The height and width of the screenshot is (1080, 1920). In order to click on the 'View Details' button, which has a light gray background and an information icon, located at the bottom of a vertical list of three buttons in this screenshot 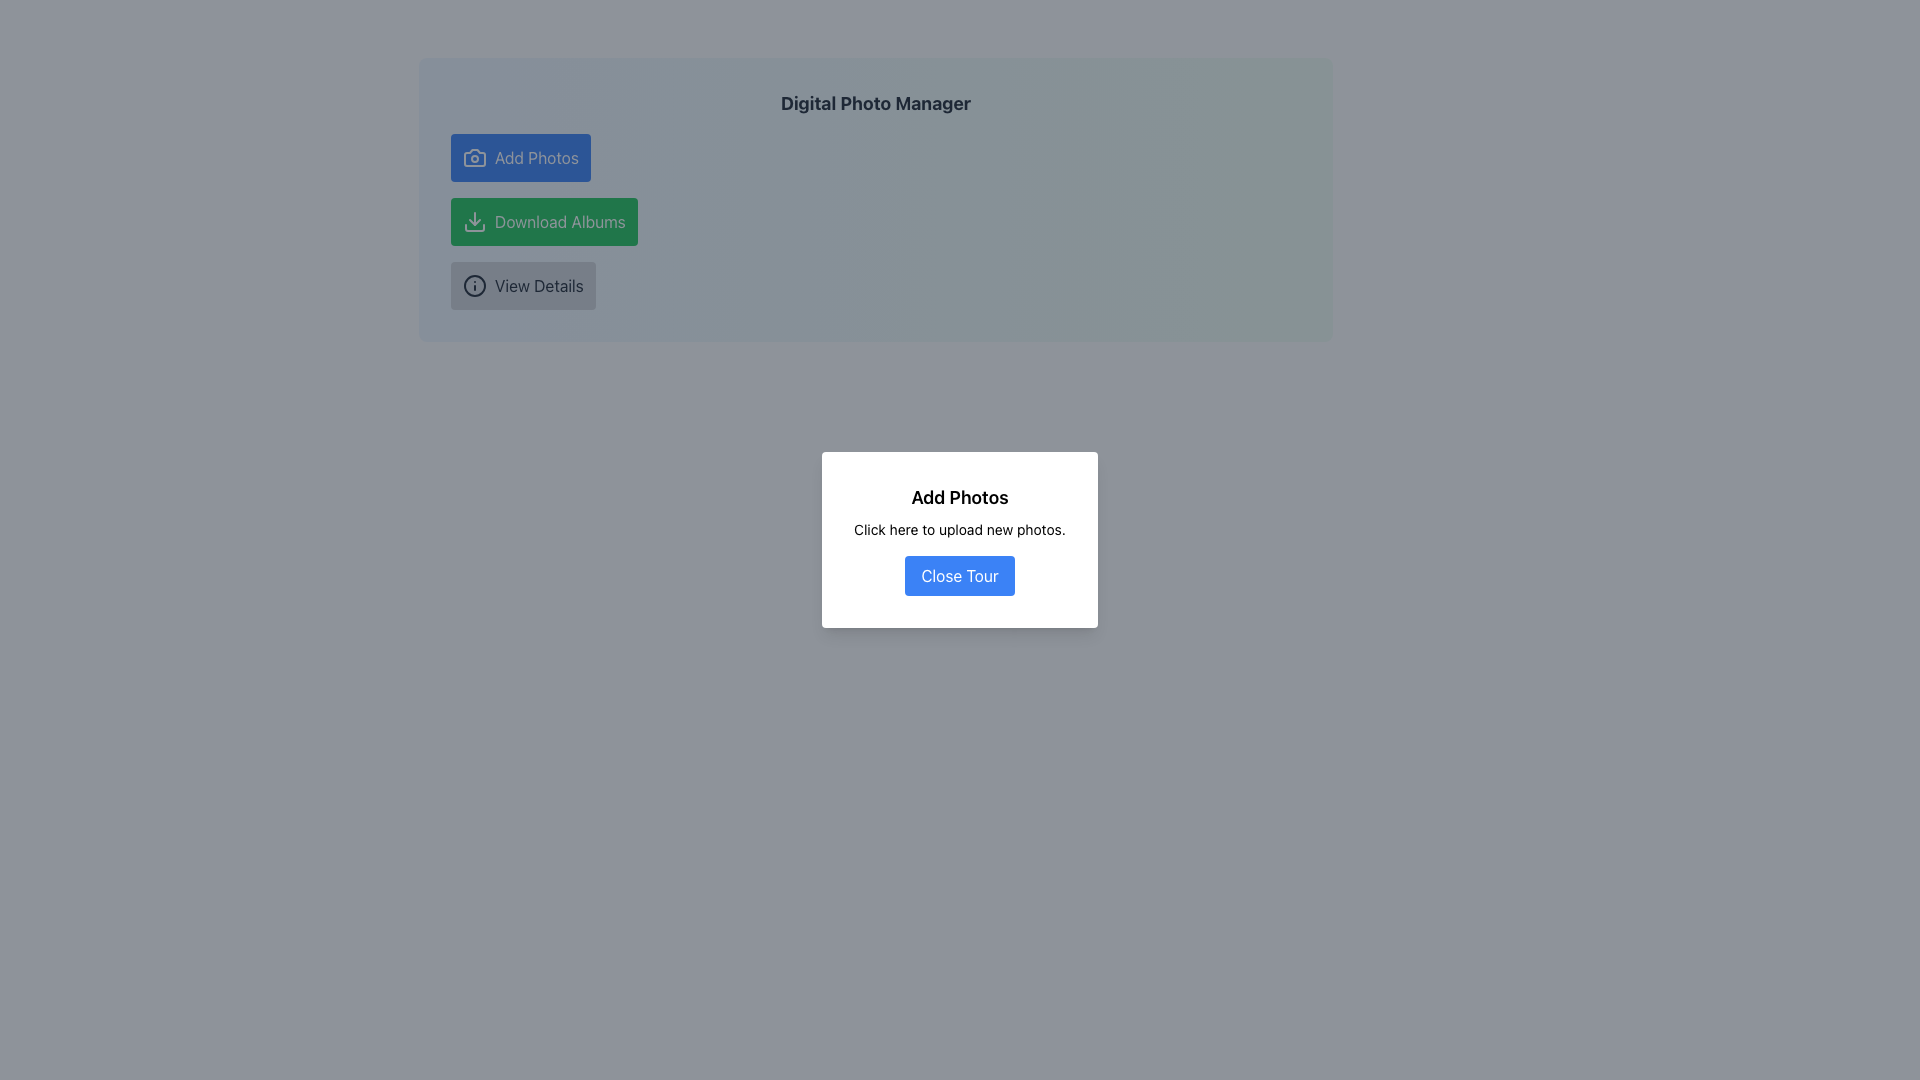, I will do `click(523, 285)`.